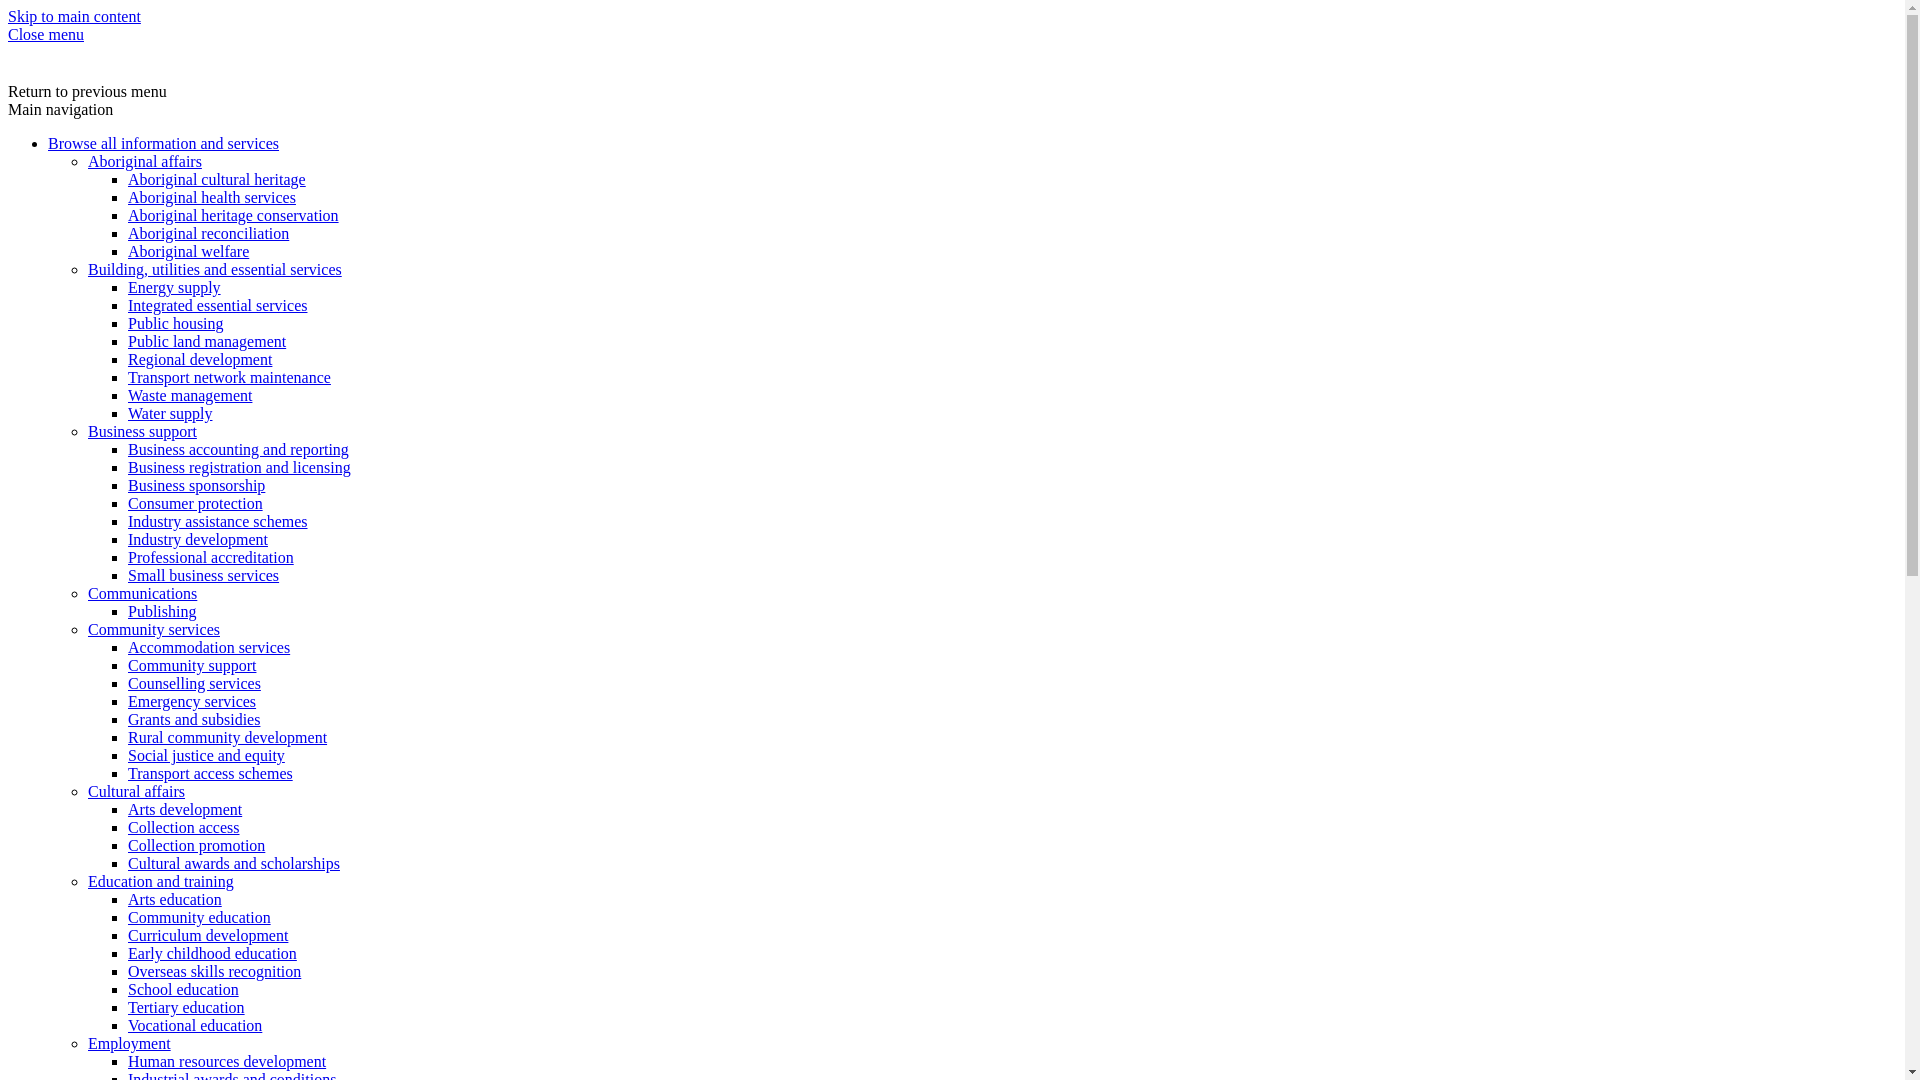 The height and width of the screenshot is (1080, 1920). What do you see at coordinates (174, 287) in the screenshot?
I see `'Energy supply'` at bounding box center [174, 287].